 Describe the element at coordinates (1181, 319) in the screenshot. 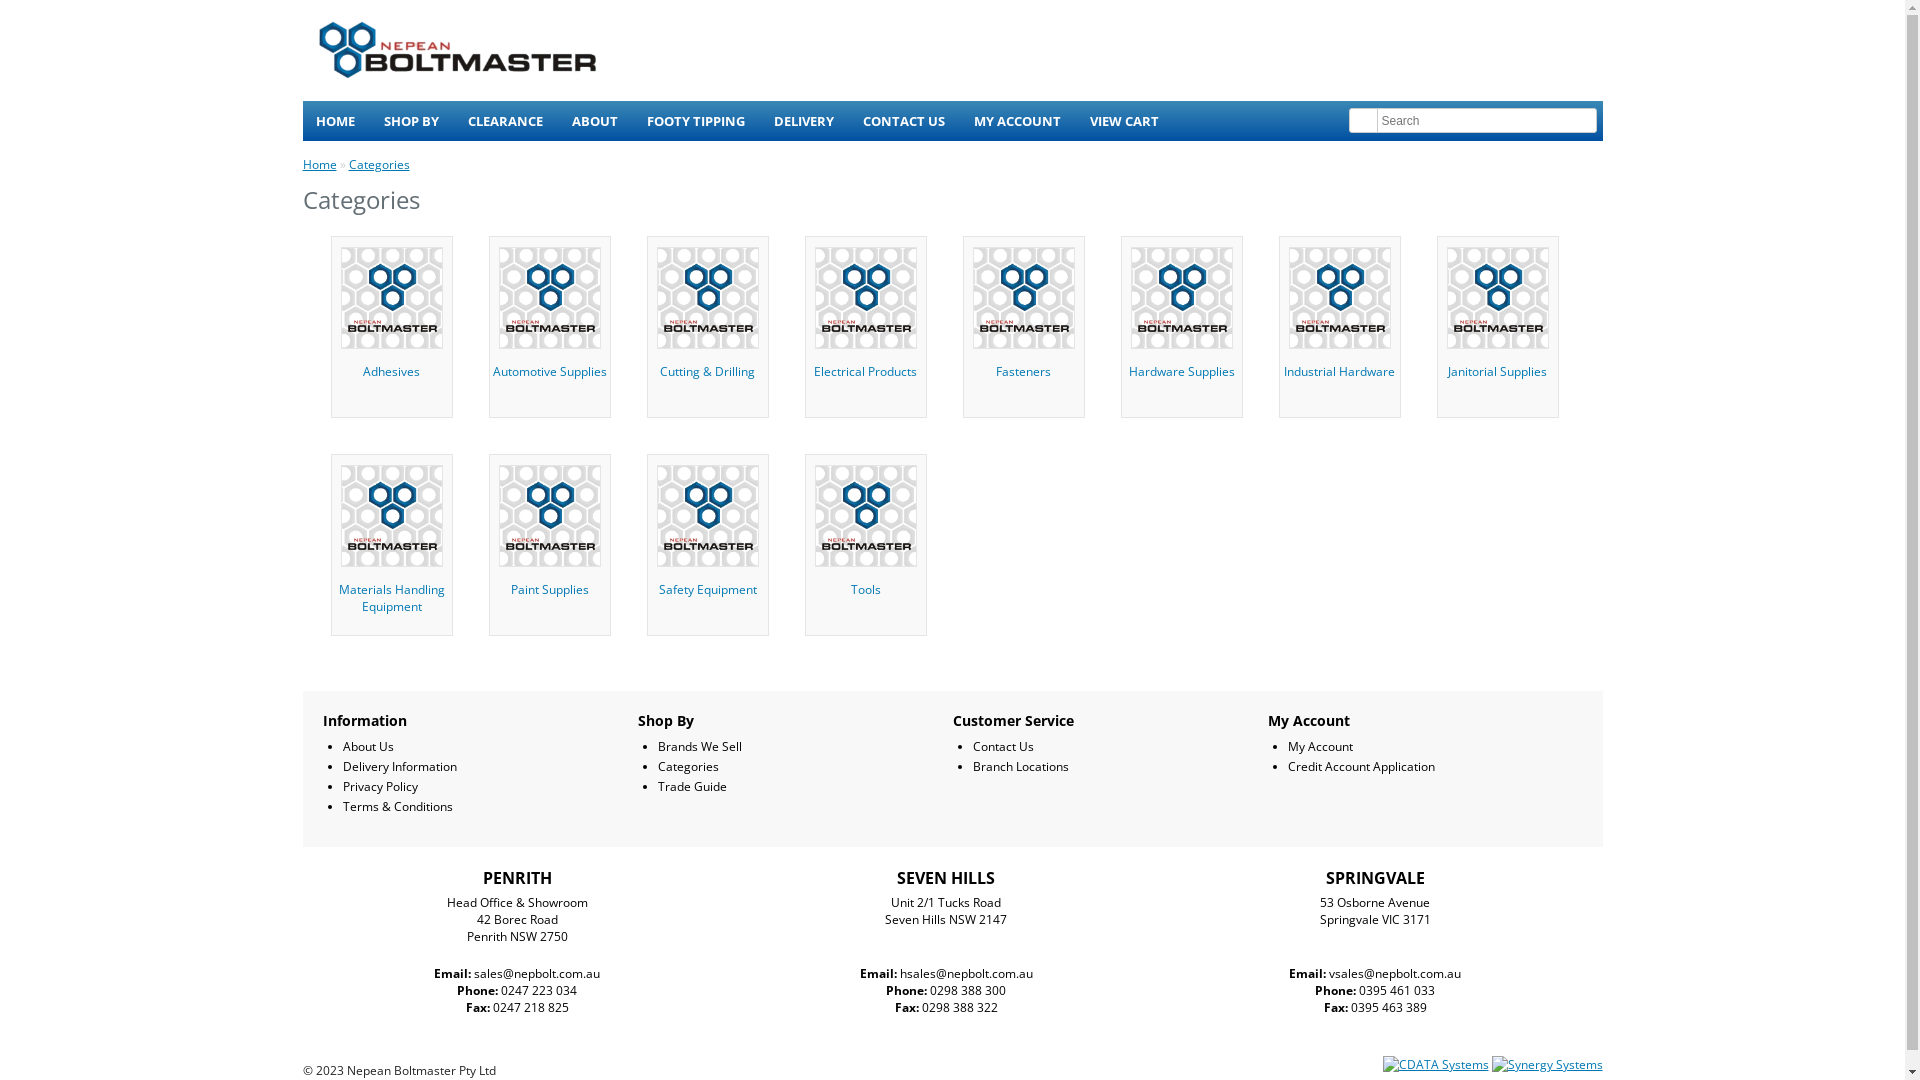

I see `'Hardware Supplies'` at that location.